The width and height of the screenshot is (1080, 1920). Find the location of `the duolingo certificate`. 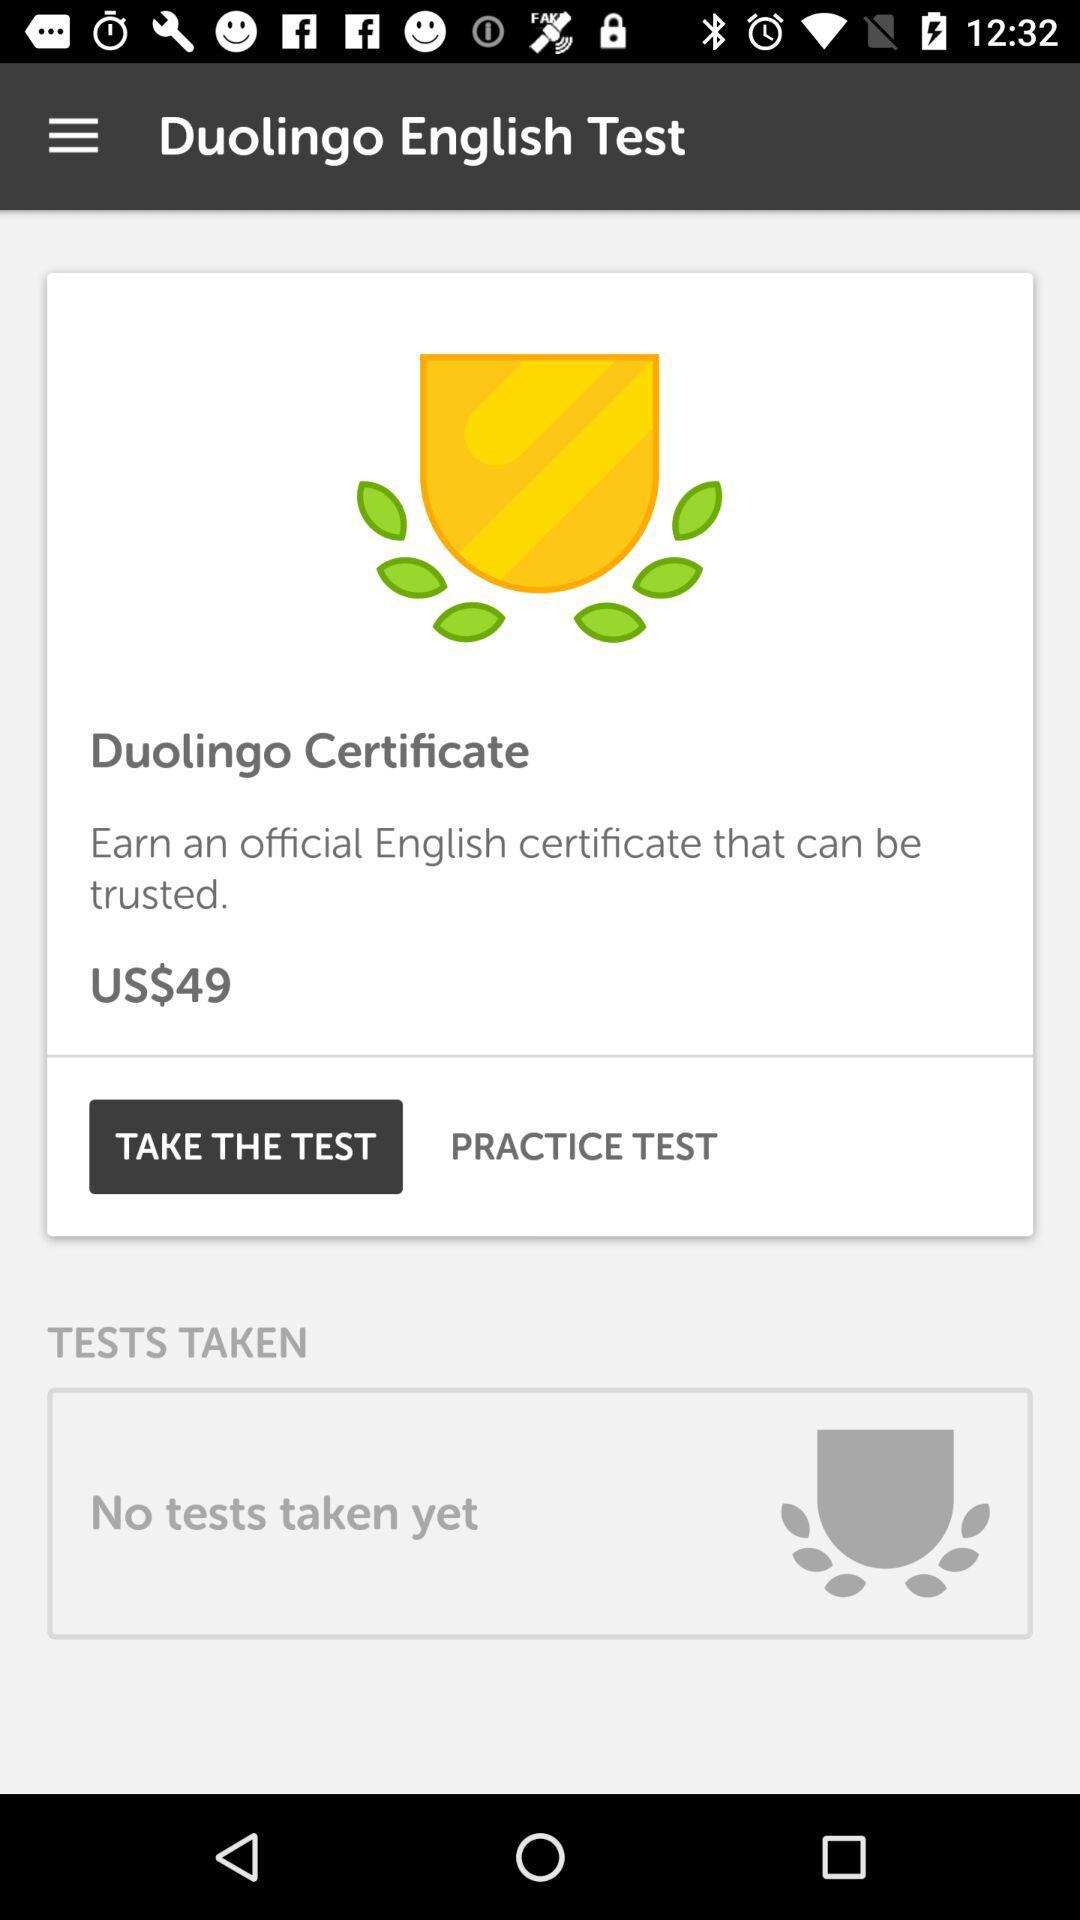

the duolingo certificate is located at coordinates (540, 750).